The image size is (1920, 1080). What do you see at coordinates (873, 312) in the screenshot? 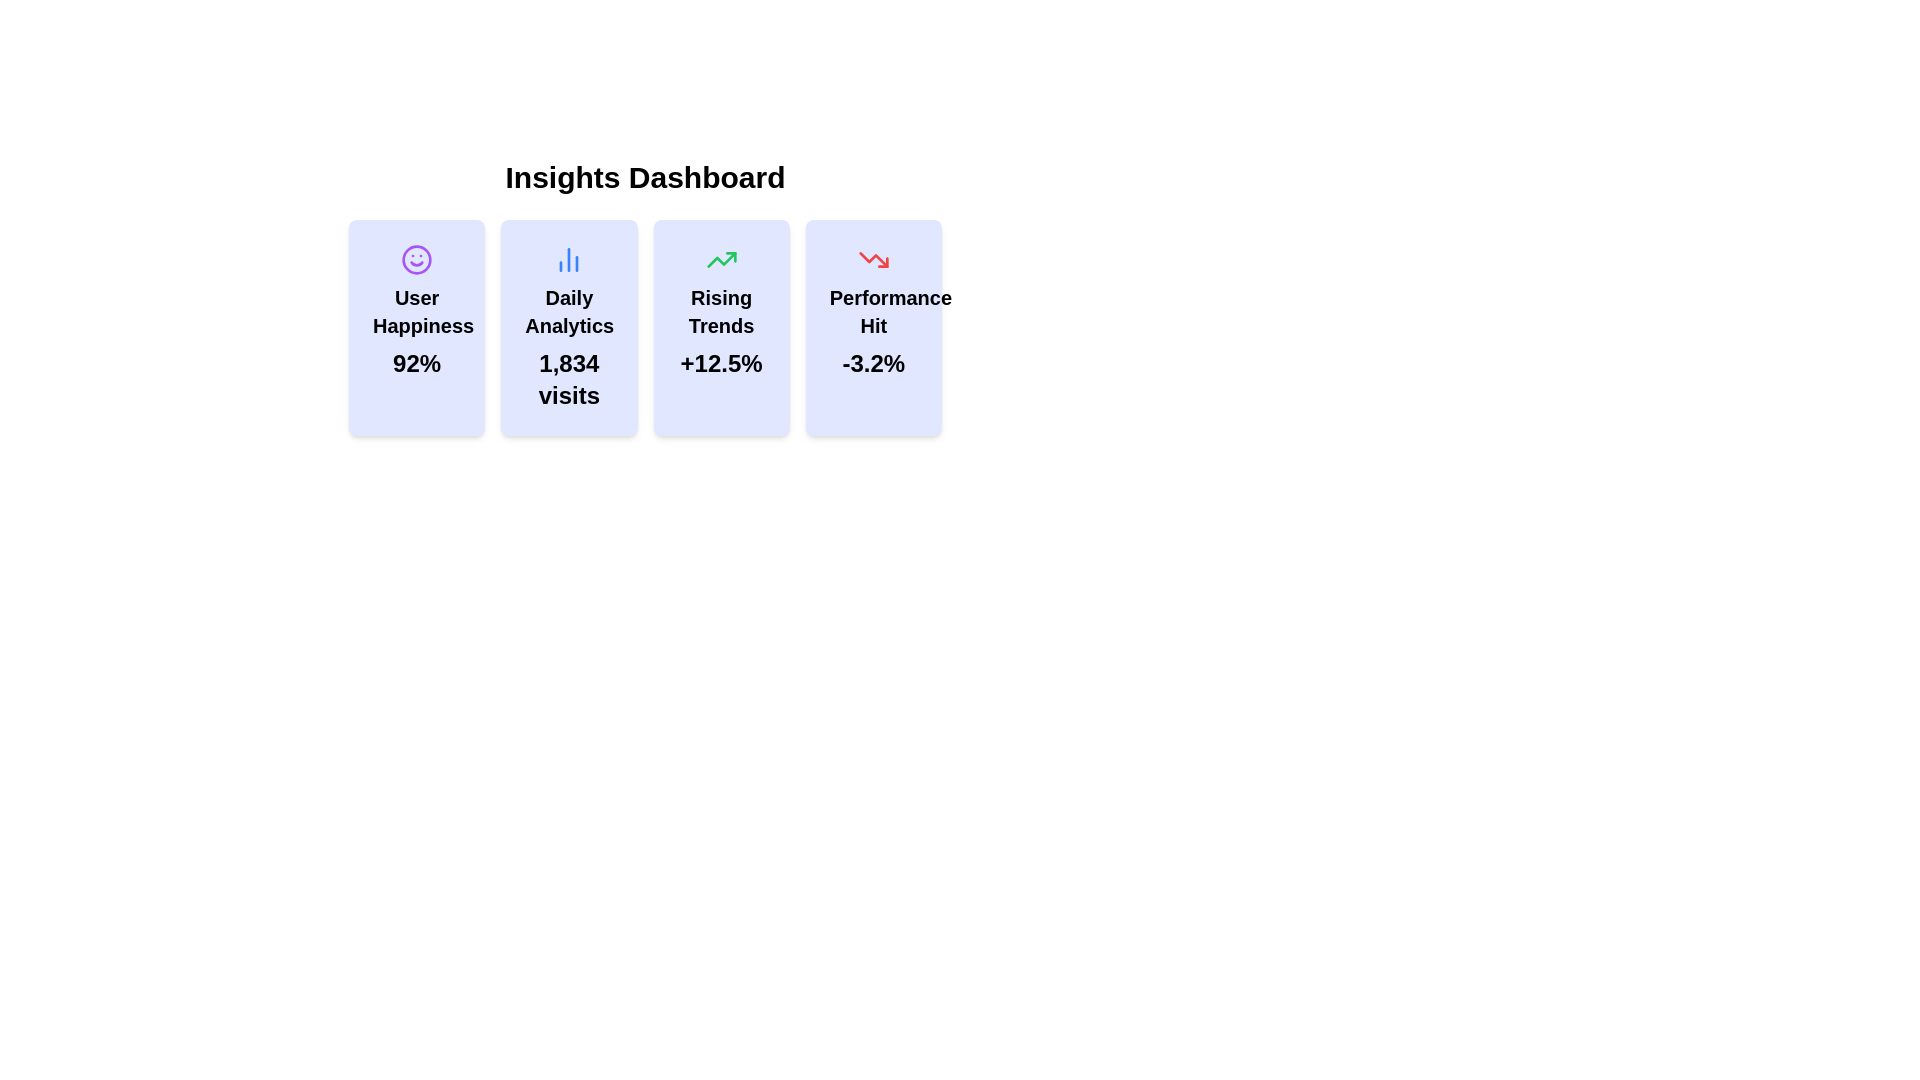
I see `the bold-text headline displaying 'Performance Hit', which is positioned at the top middle of a light indigo-colored box containing performance metrics` at bounding box center [873, 312].